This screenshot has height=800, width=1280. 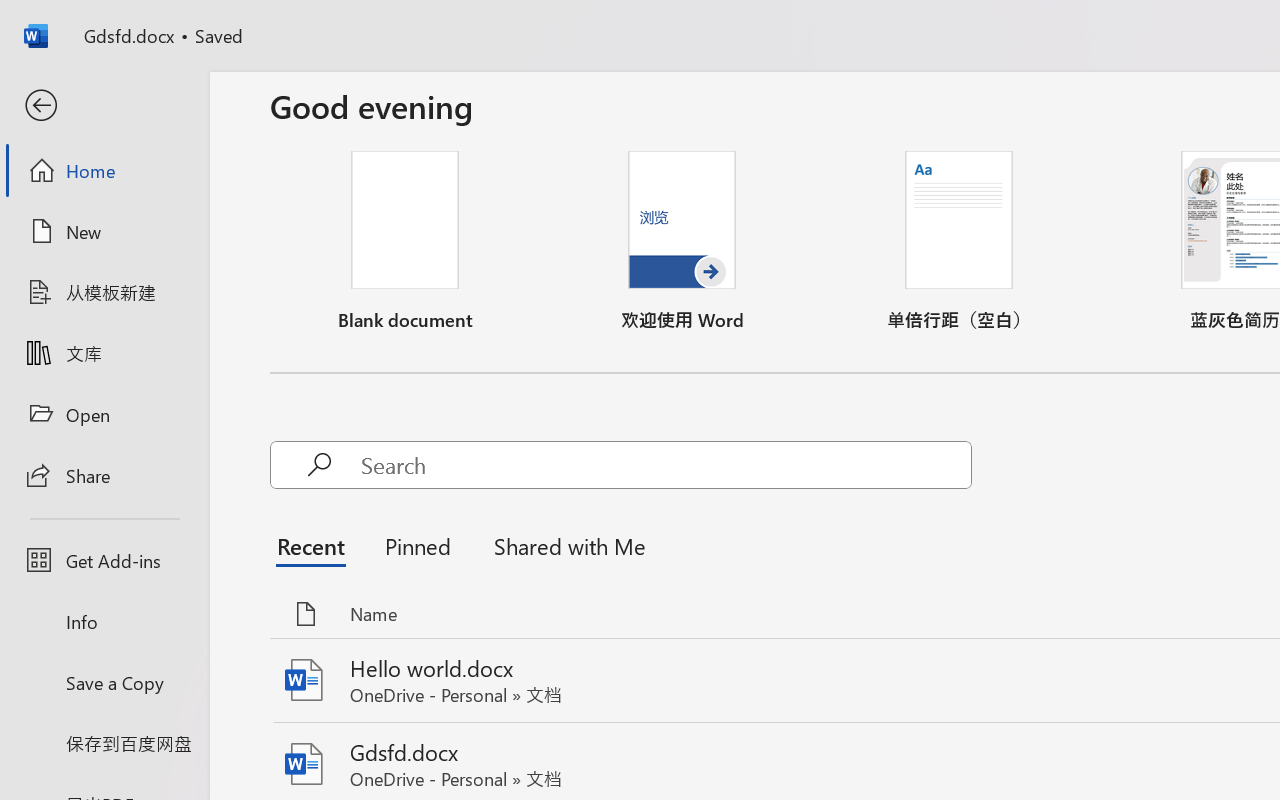 I want to click on 'Info', so click(x=103, y=621).